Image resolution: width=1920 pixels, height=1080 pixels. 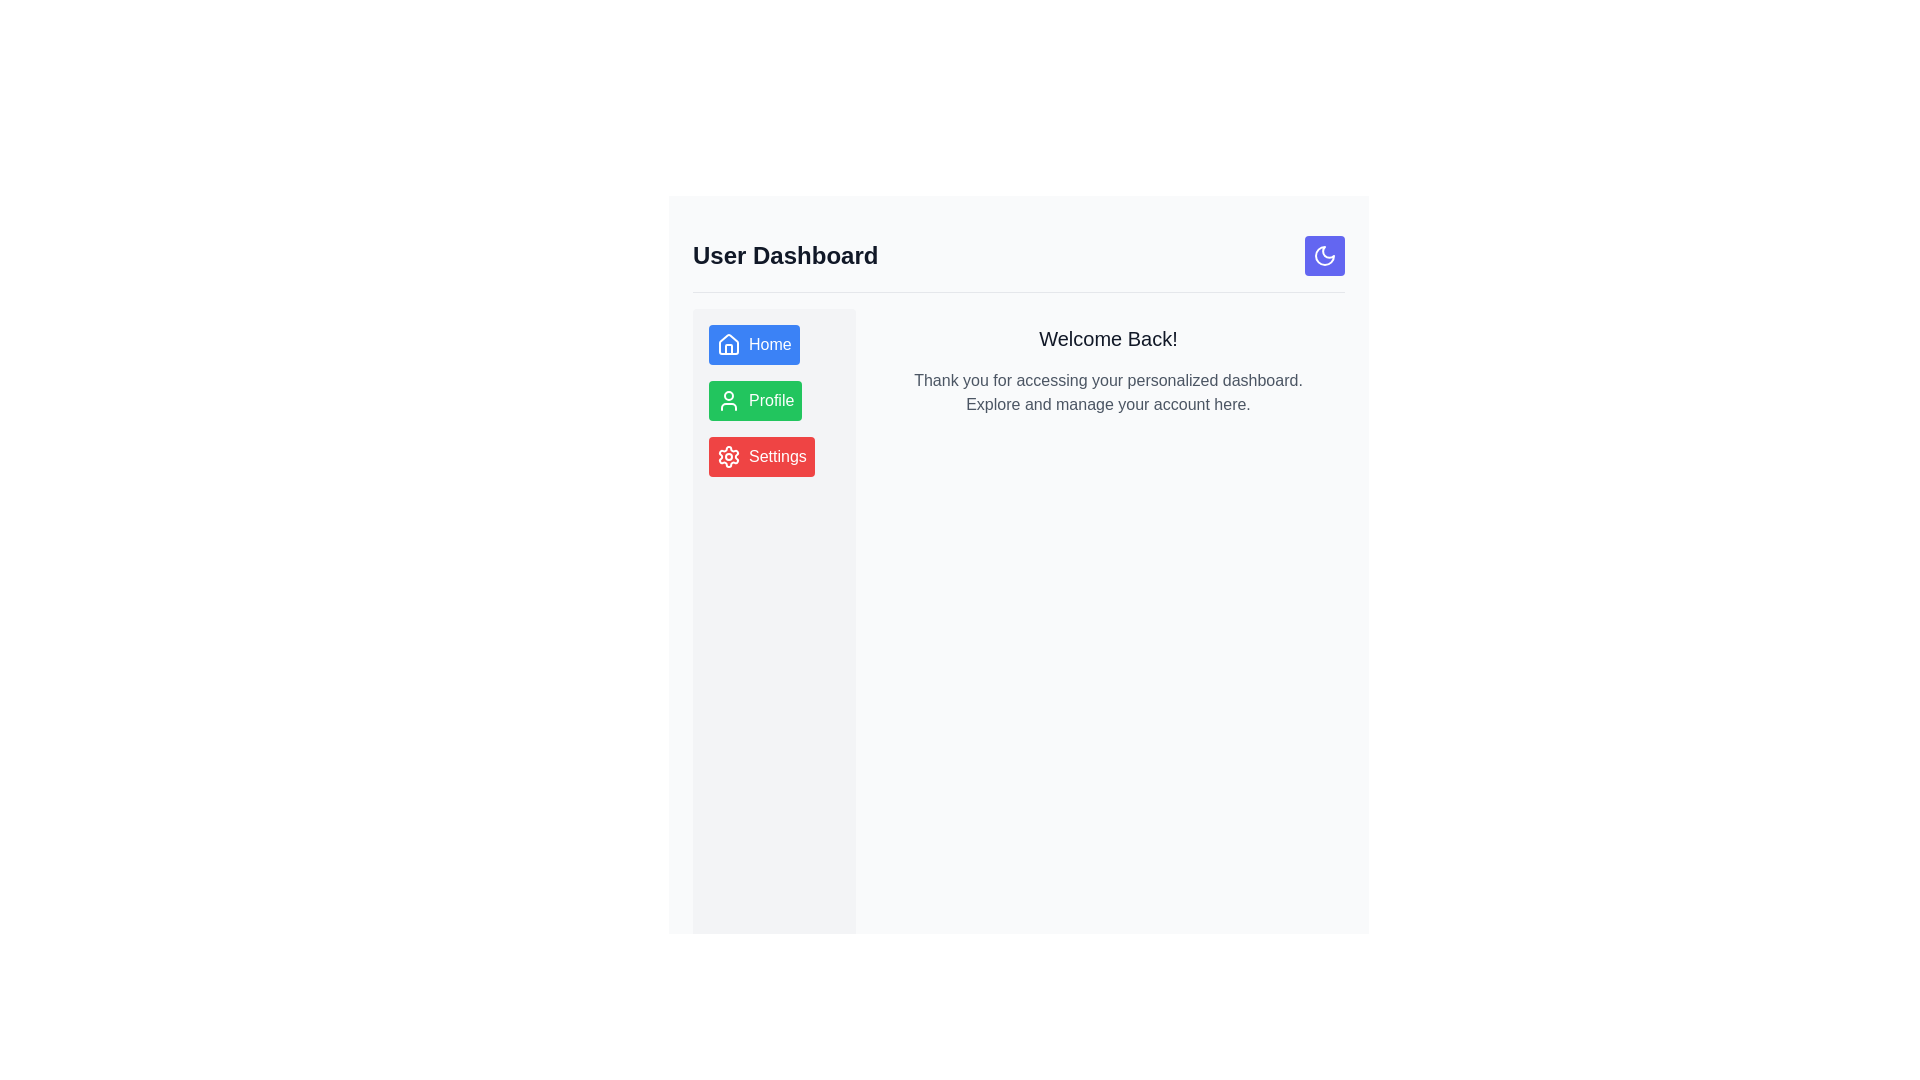 I want to click on the 'Profile' button in the vertical navigation menu located in the left sidebar, so click(x=773, y=401).